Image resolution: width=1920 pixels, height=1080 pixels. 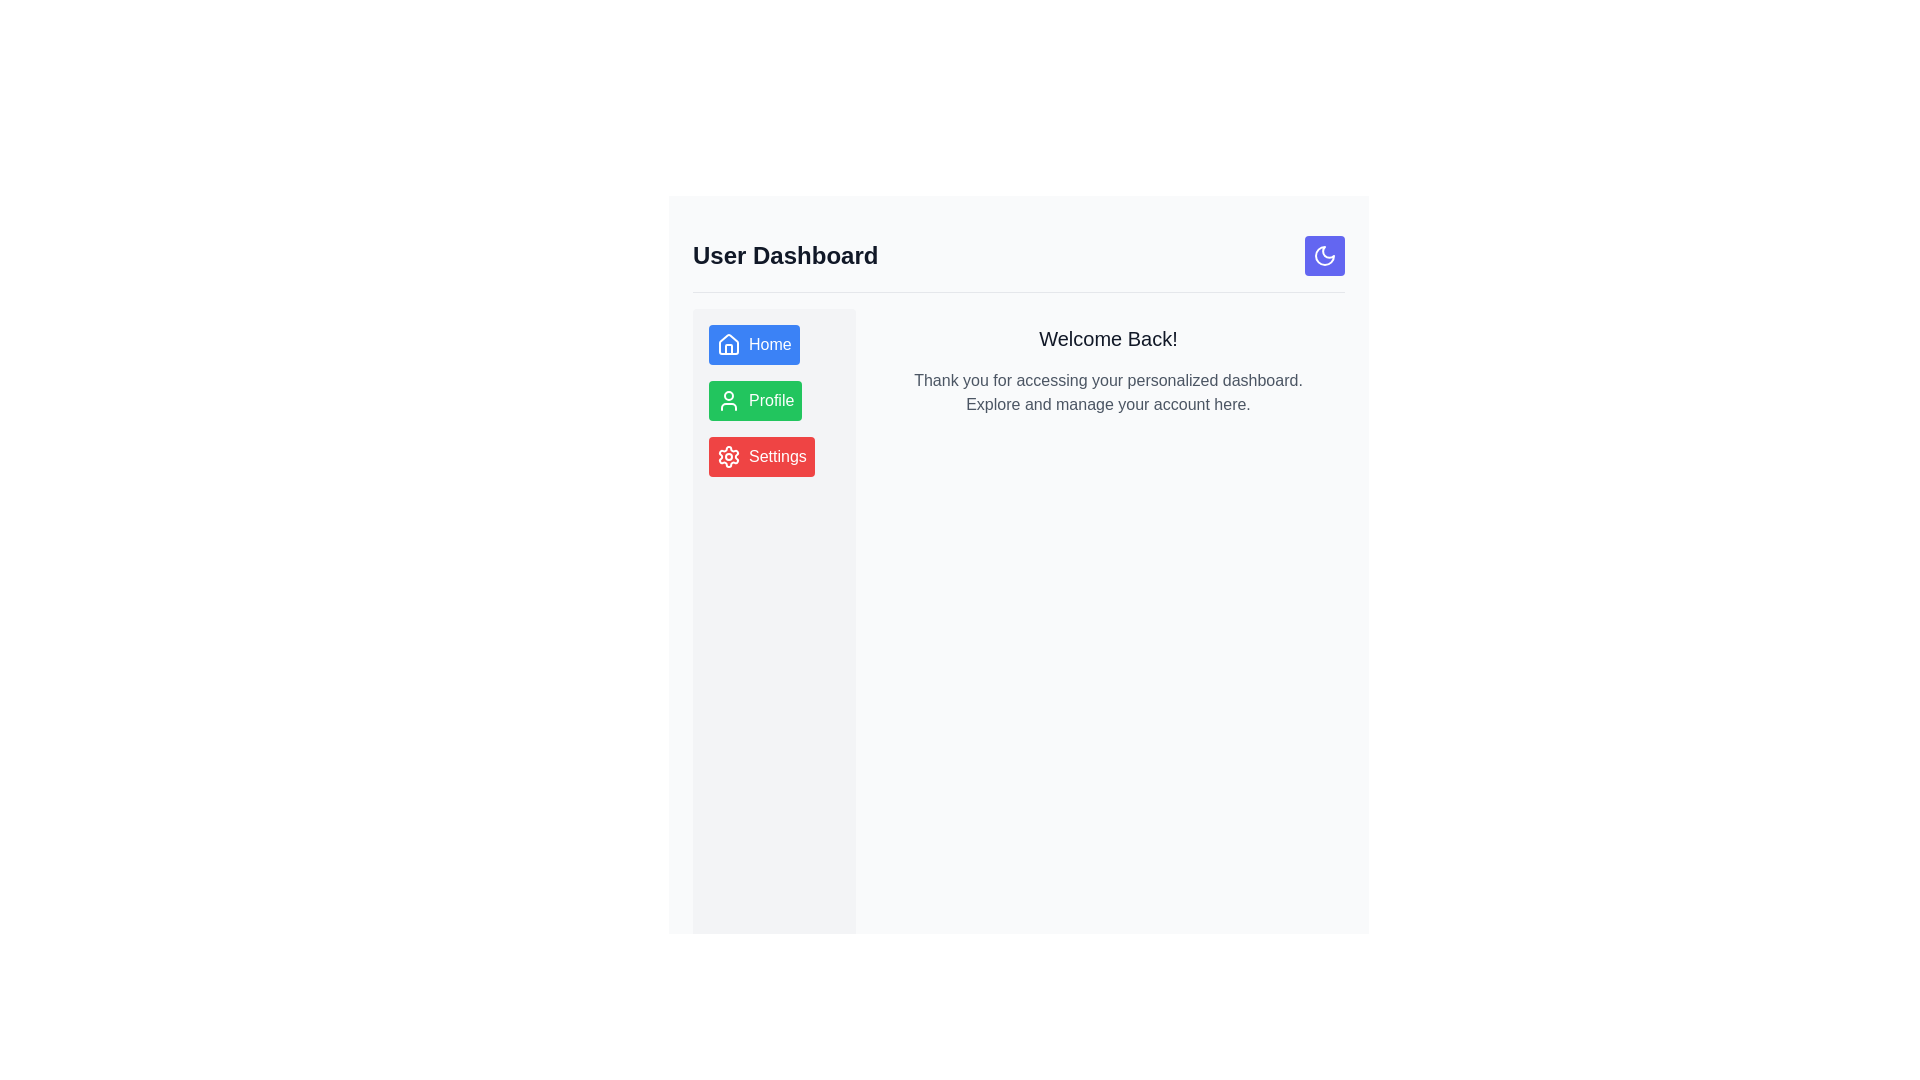 I want to click on the 'Profile' button in the vertical navigation menu located in the left sidebar, so click(x=773, y=401).